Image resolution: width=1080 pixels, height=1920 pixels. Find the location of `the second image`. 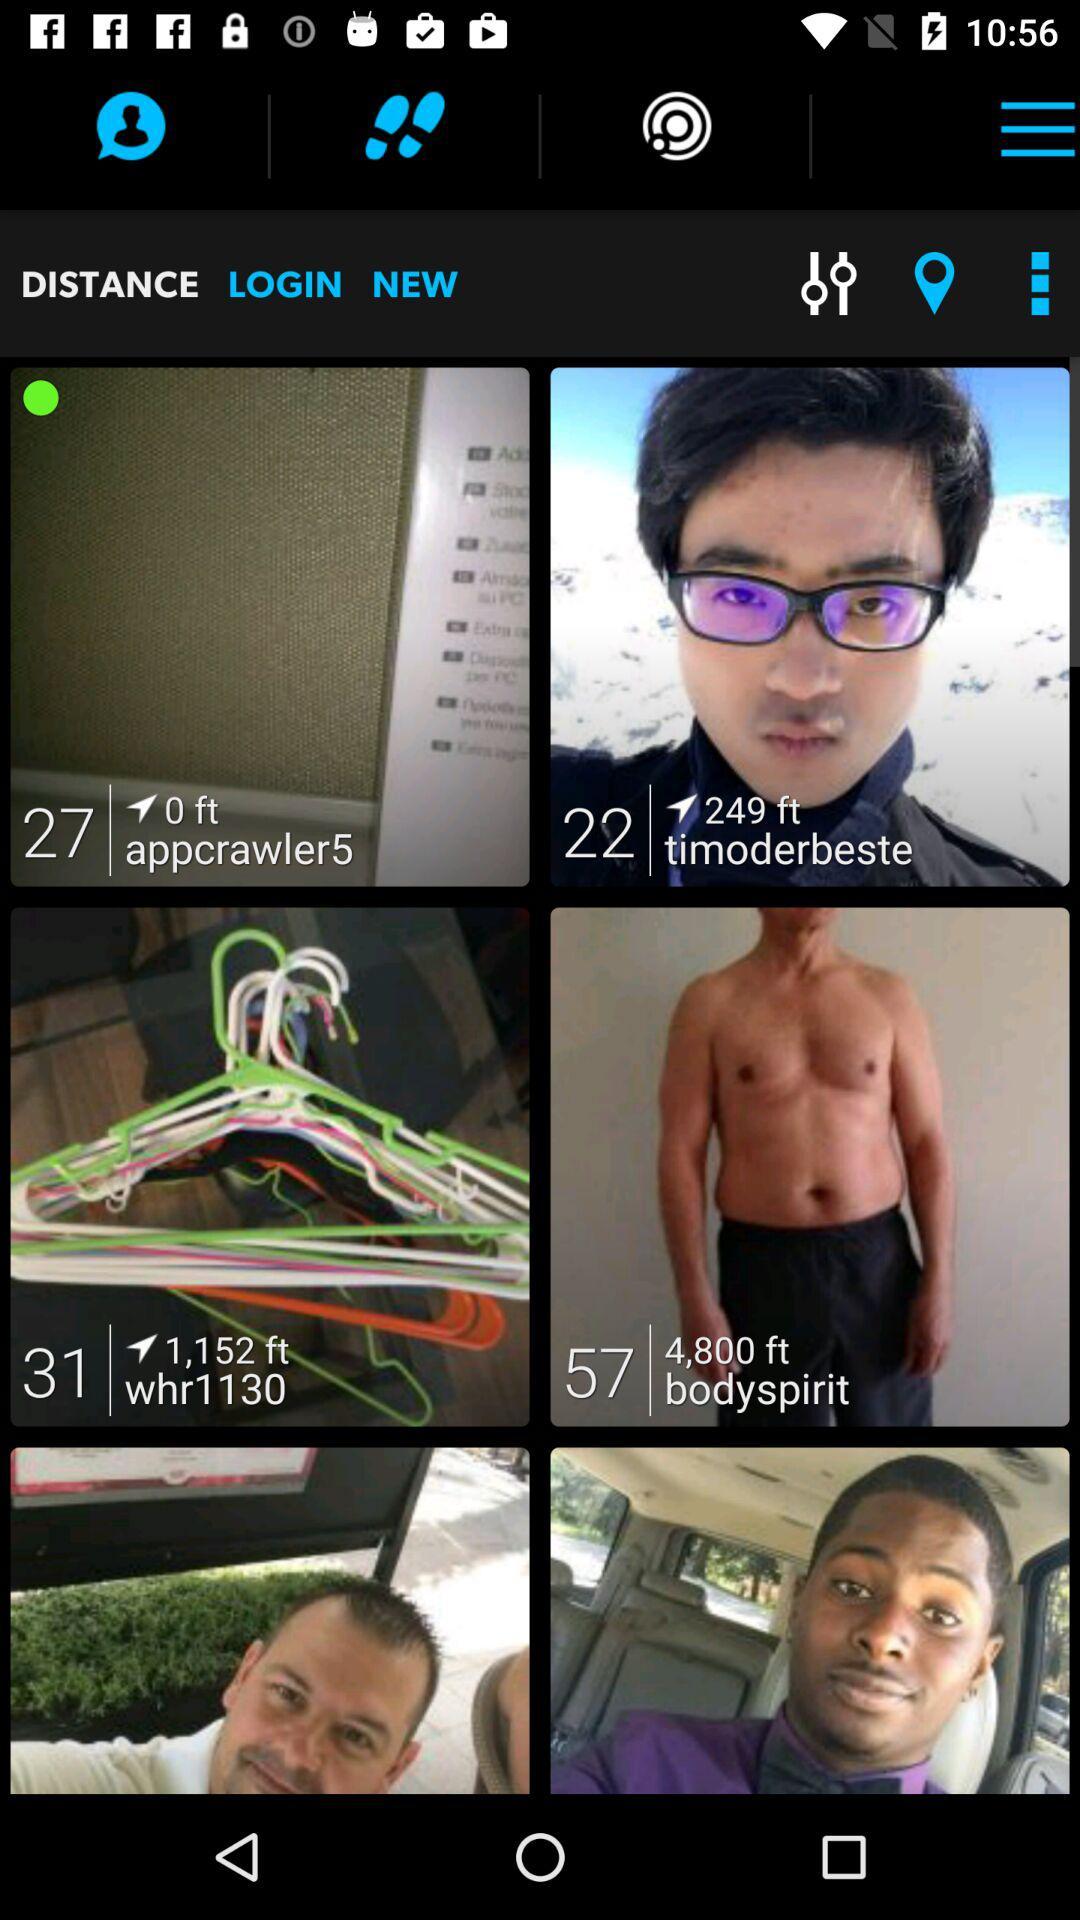

the second image is located at coordinates (810, 626).